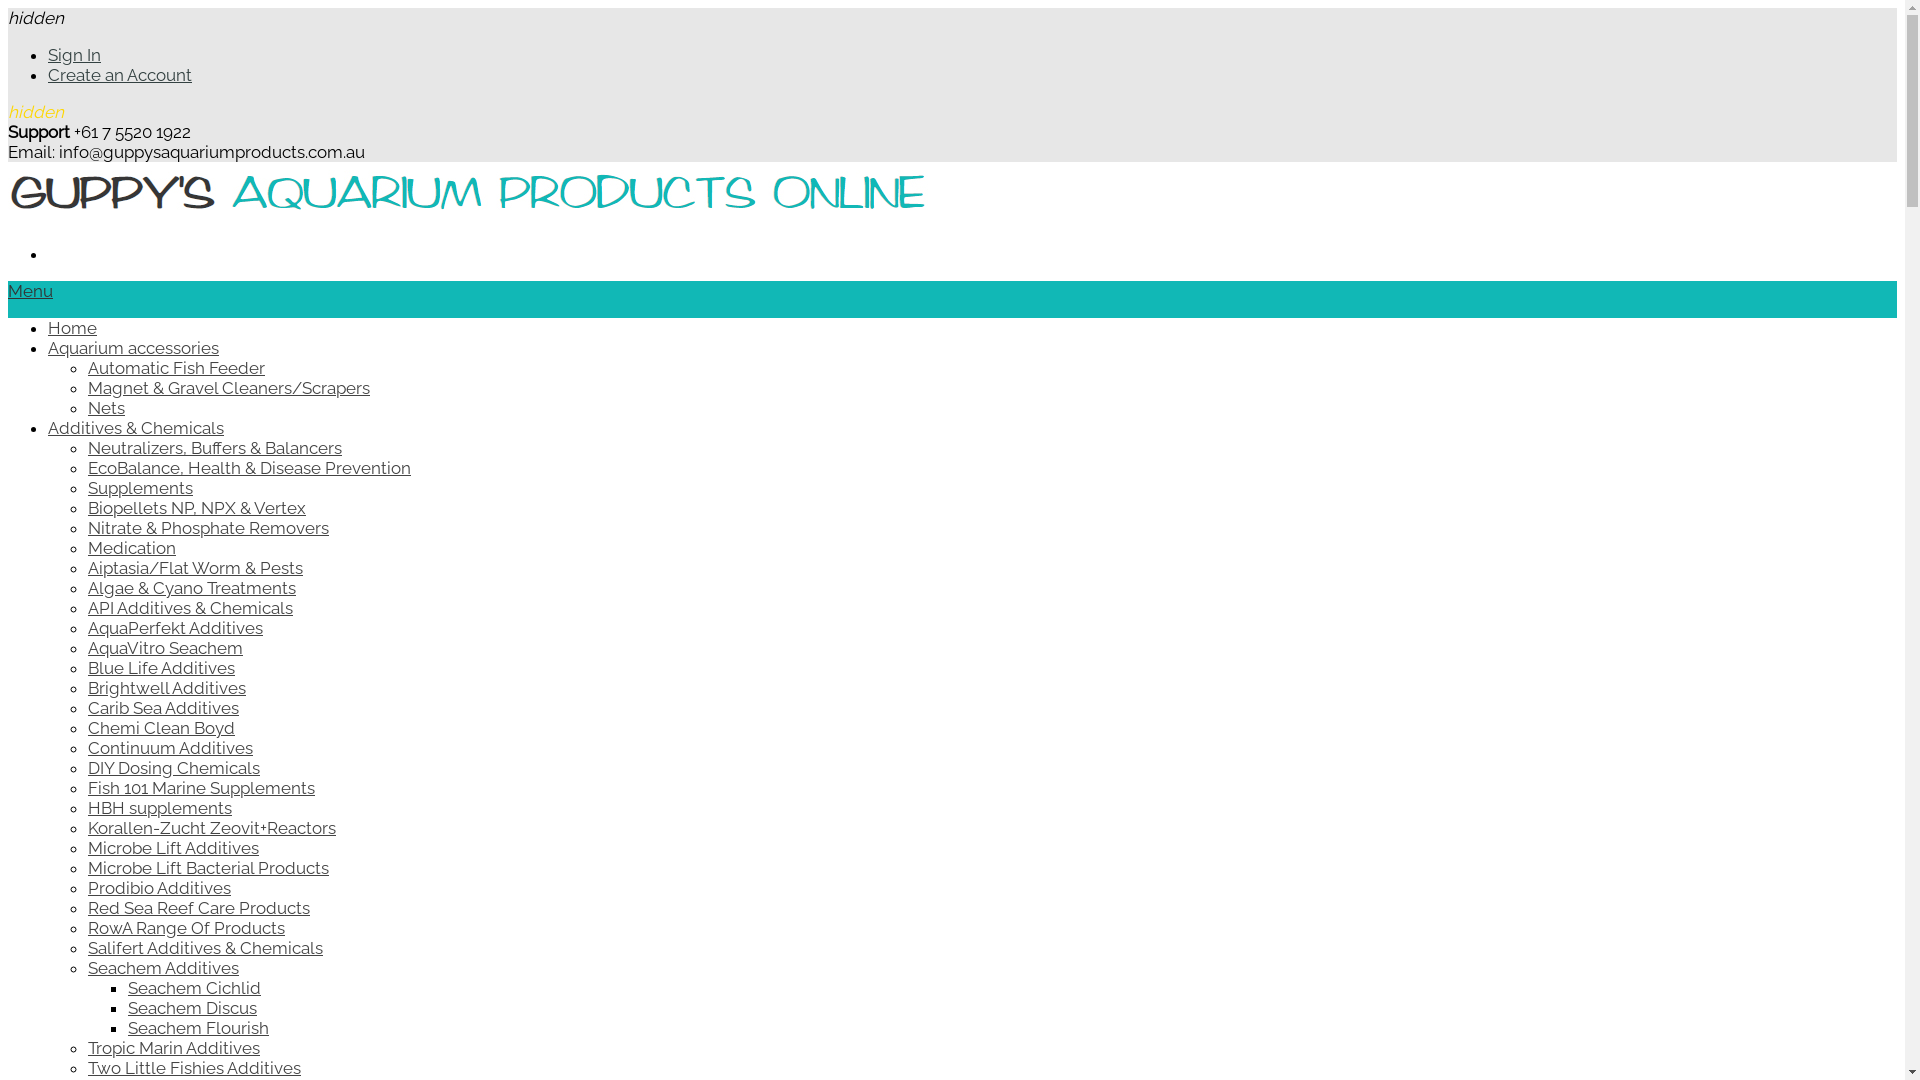 The width and height of the screenshot is (1920, 1080). What do you see at coordinates (175, 627) in the screenshot?
I see `'AquaPerfekt Additives'` at bounding box center [175, 627].